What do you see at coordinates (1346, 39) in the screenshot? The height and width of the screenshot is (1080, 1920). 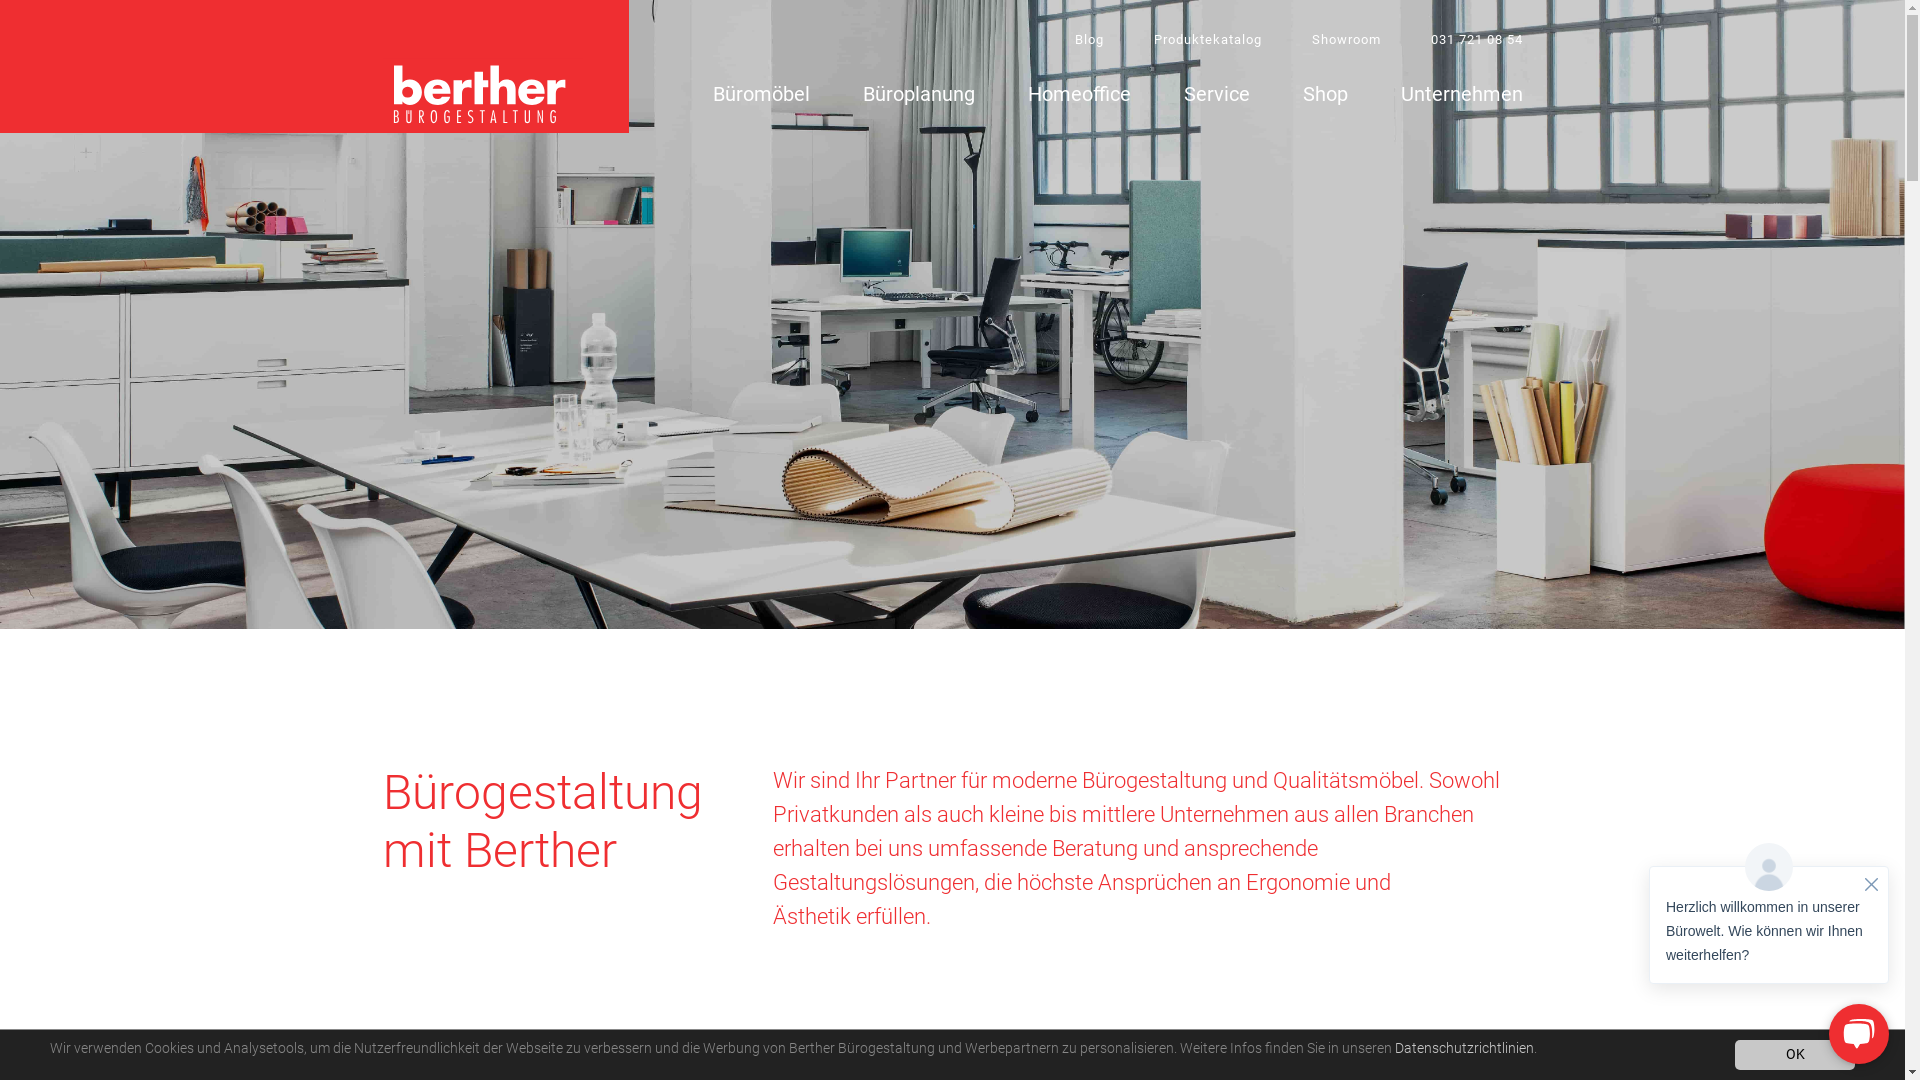 I see `'Showroom'` at bounding box center [1346, 39].